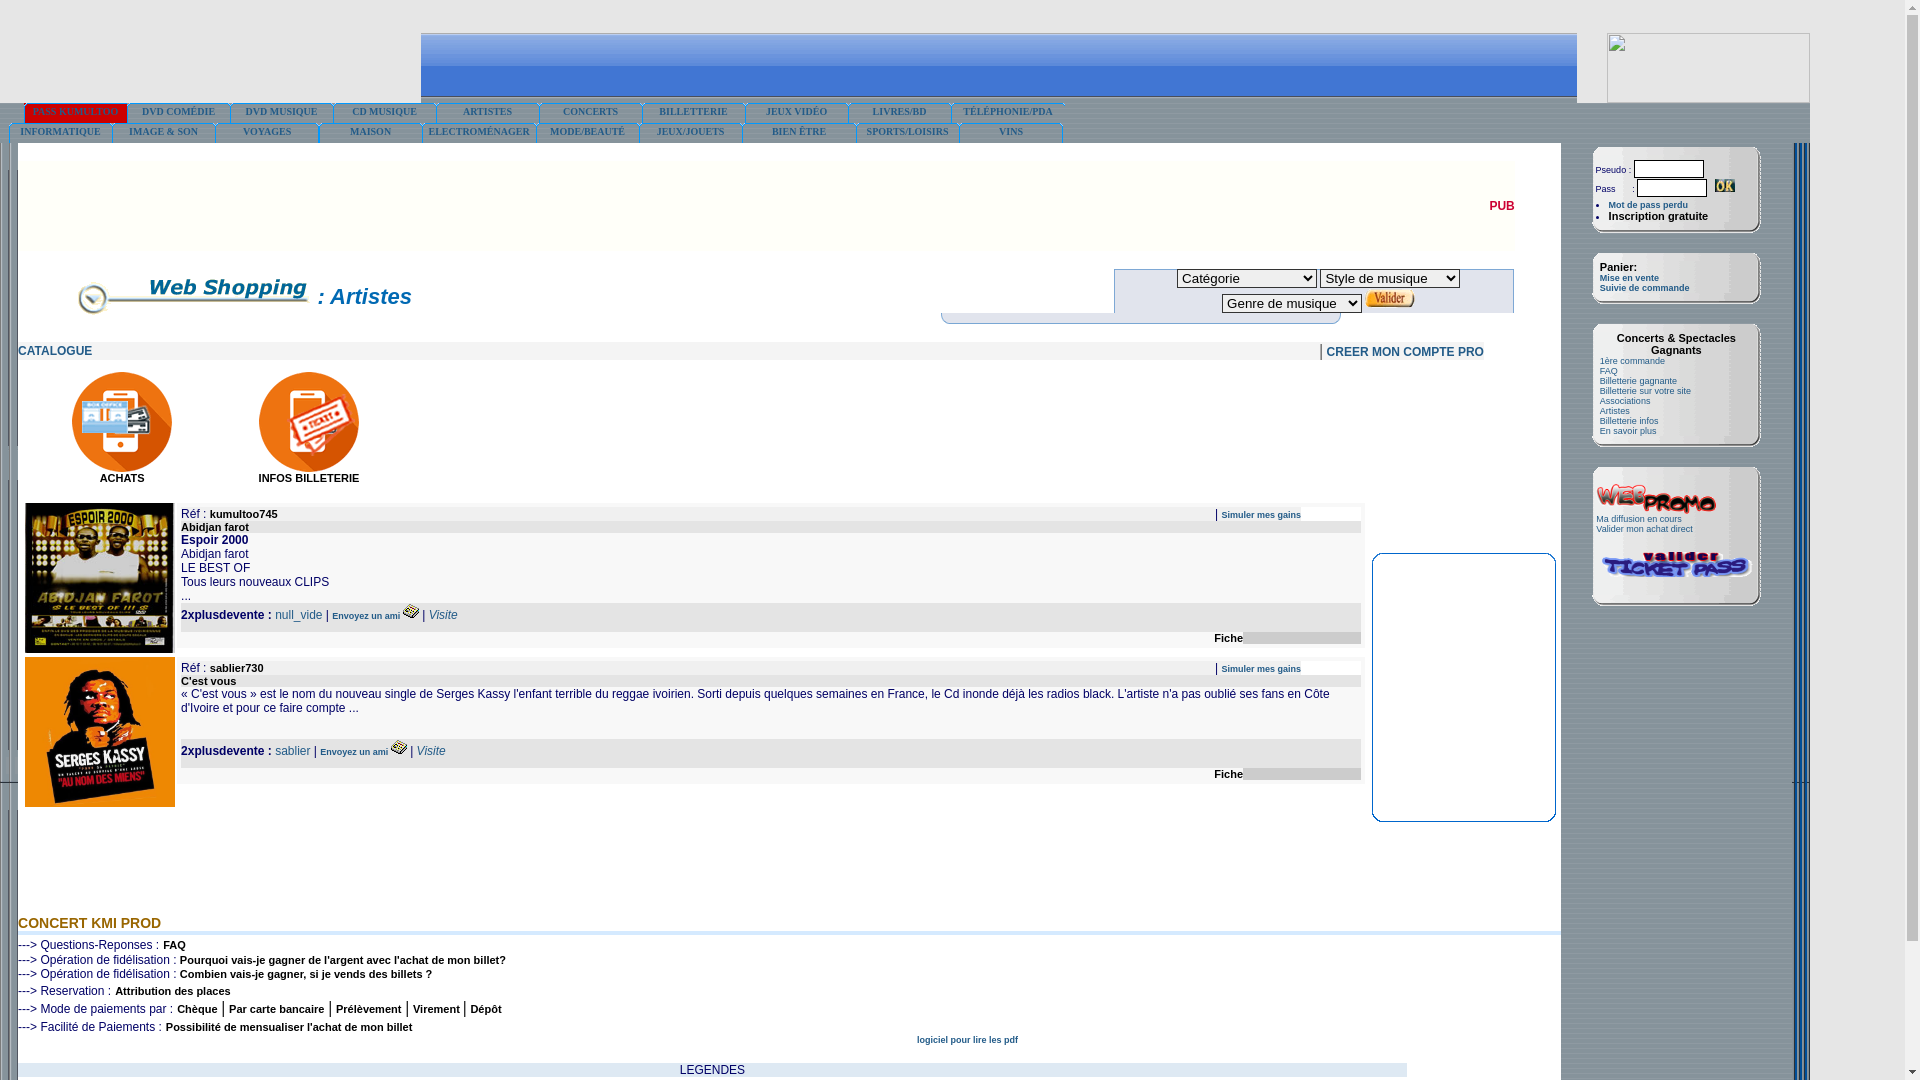 The height and width of the screenshot is (1080, 1920). I want to click on 'Envoyez un ami', so click(355, 752).